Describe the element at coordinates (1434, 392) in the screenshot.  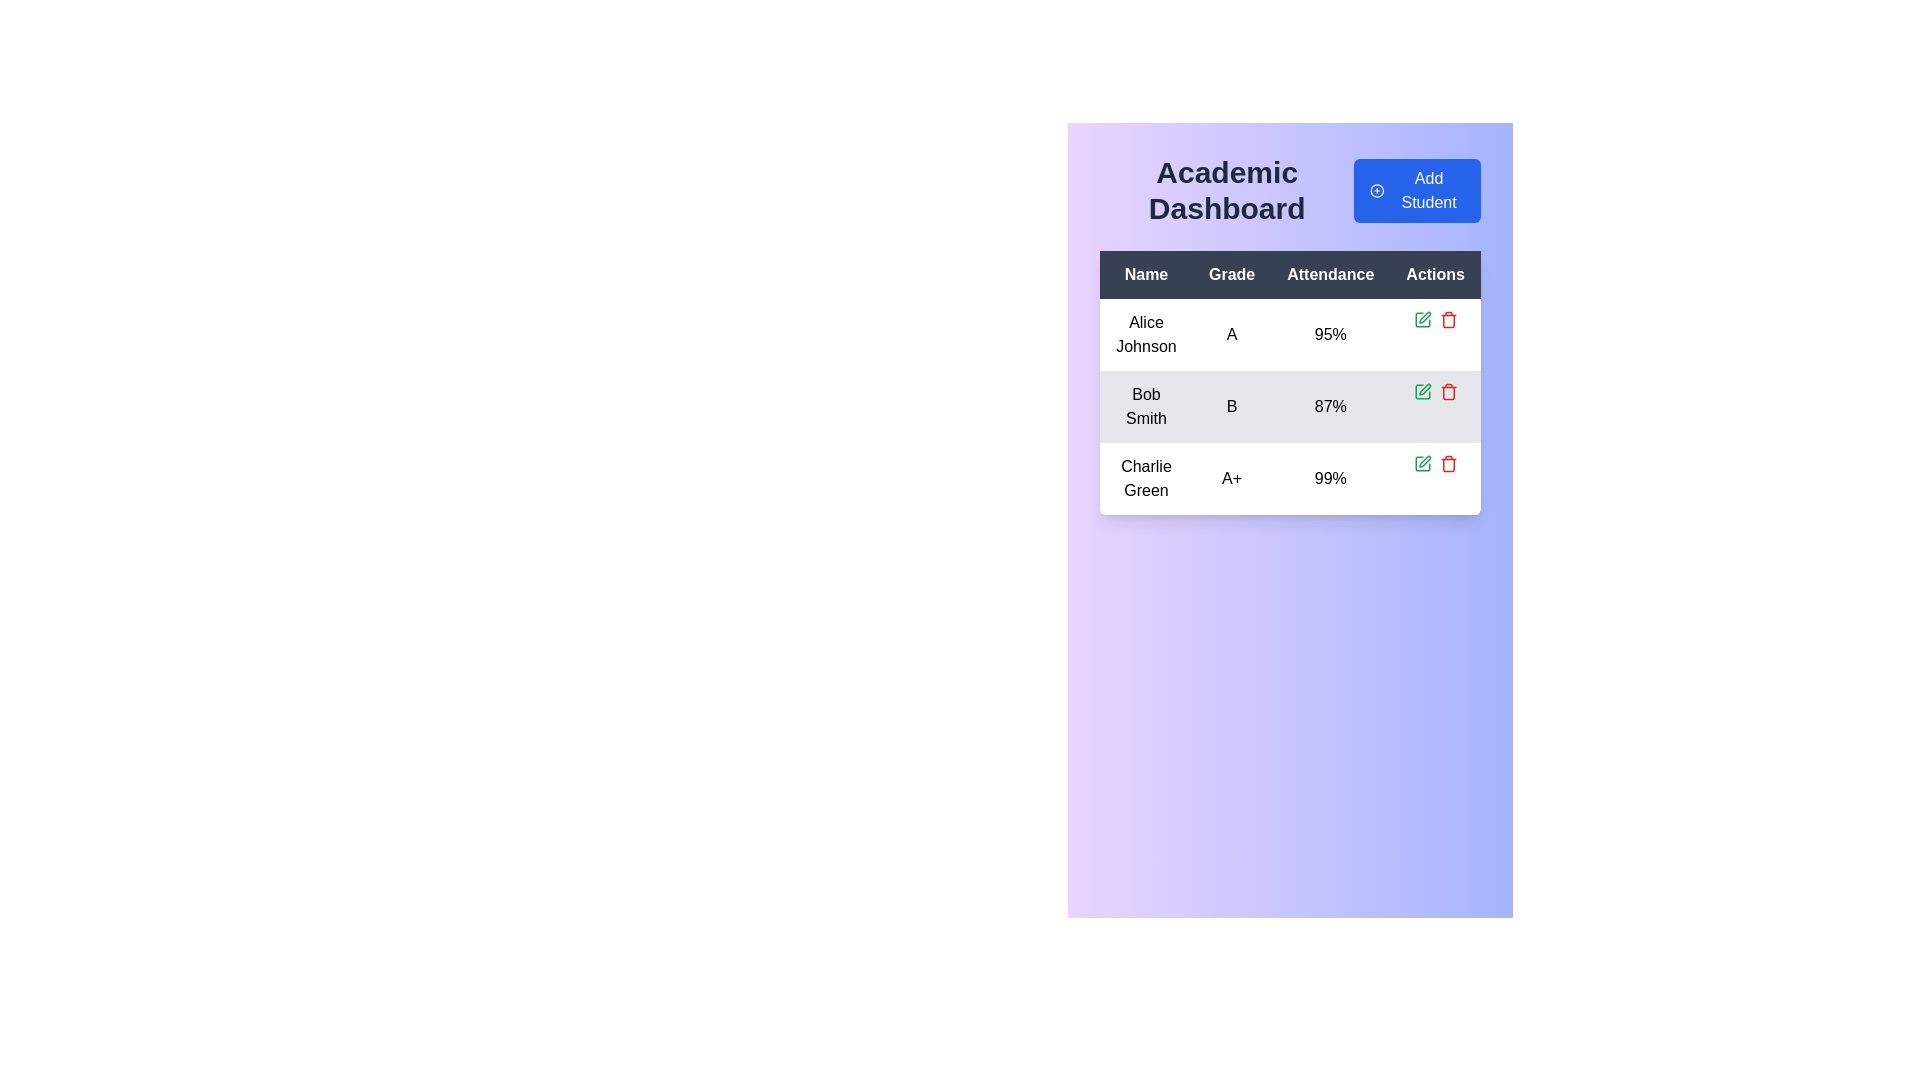
I see `the delete icon in the Actions column for the 'Bob Smith' entry in the table, which is located at the fourth column` at that location.